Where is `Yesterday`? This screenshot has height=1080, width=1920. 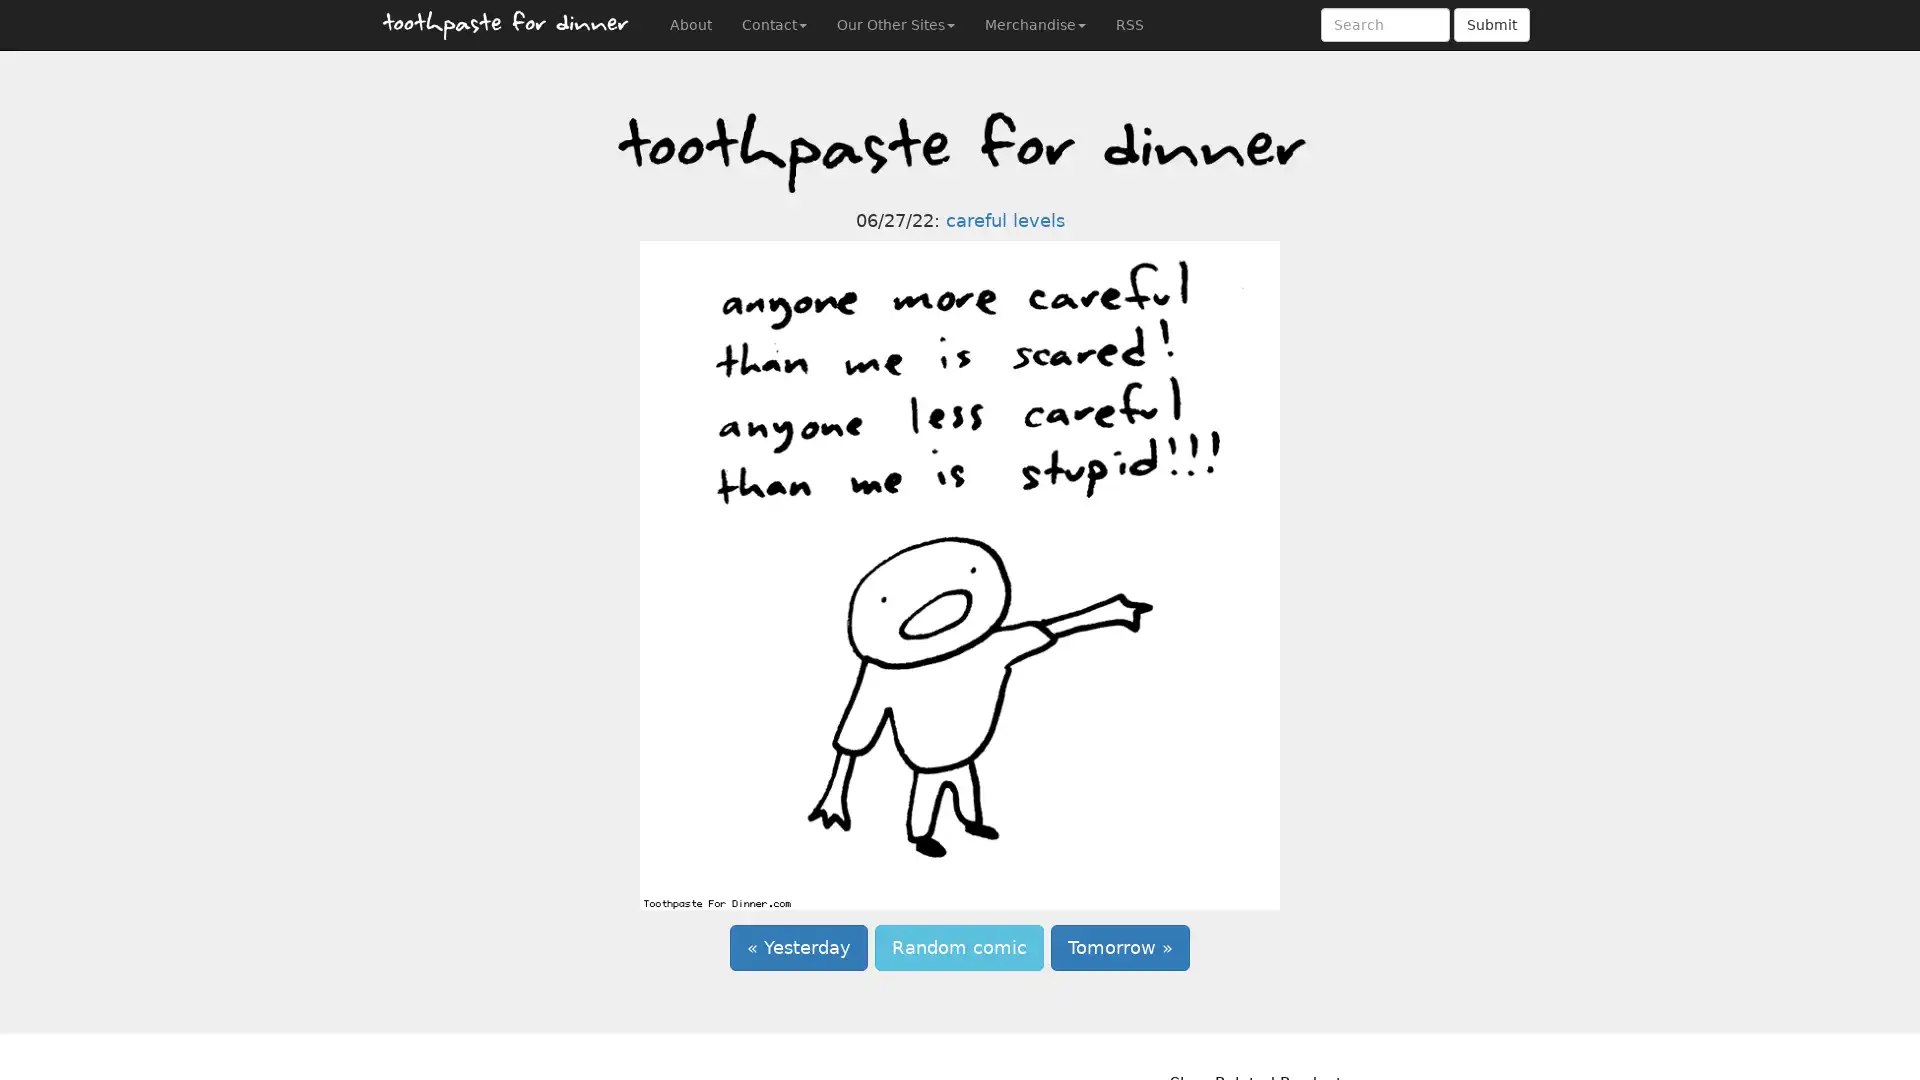 Yesterday is located at coordinates (797, 947).